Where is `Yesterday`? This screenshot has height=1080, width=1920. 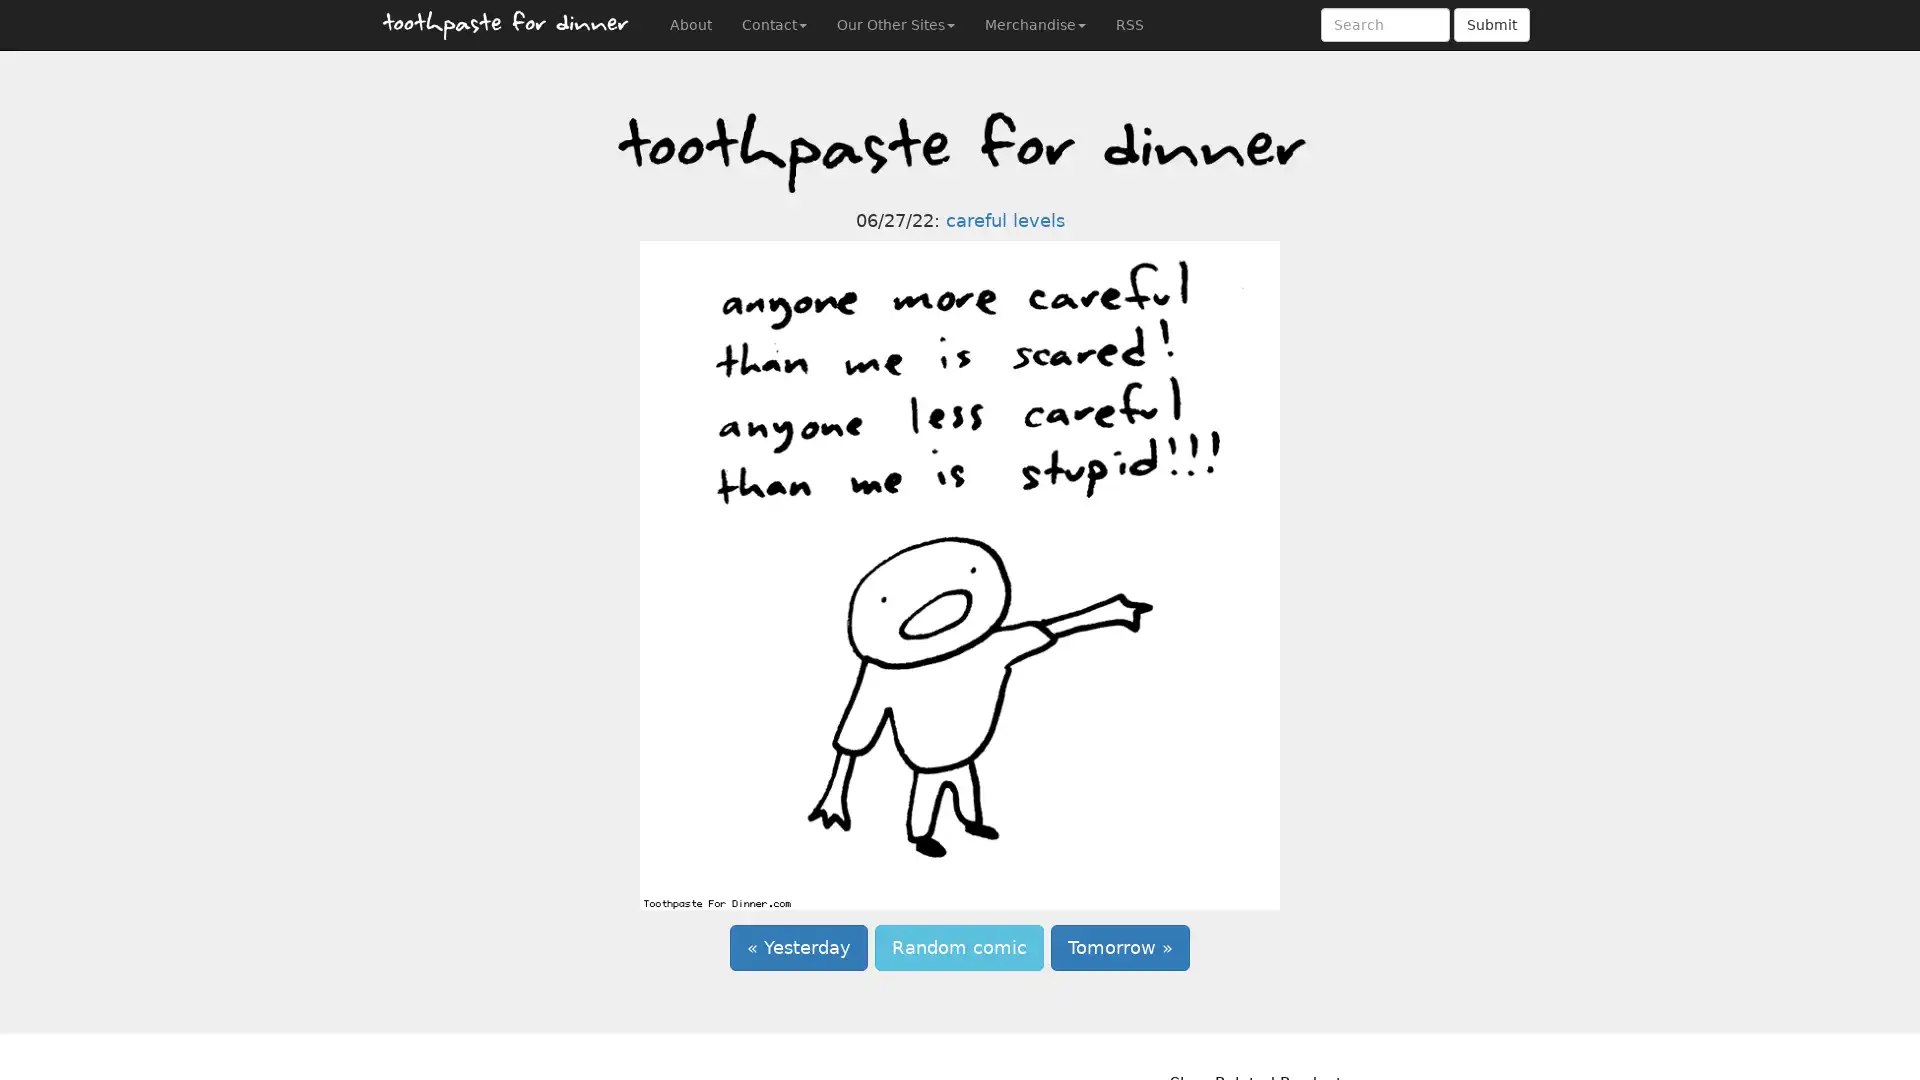 Yesterday is located at coordinates (797, 947).